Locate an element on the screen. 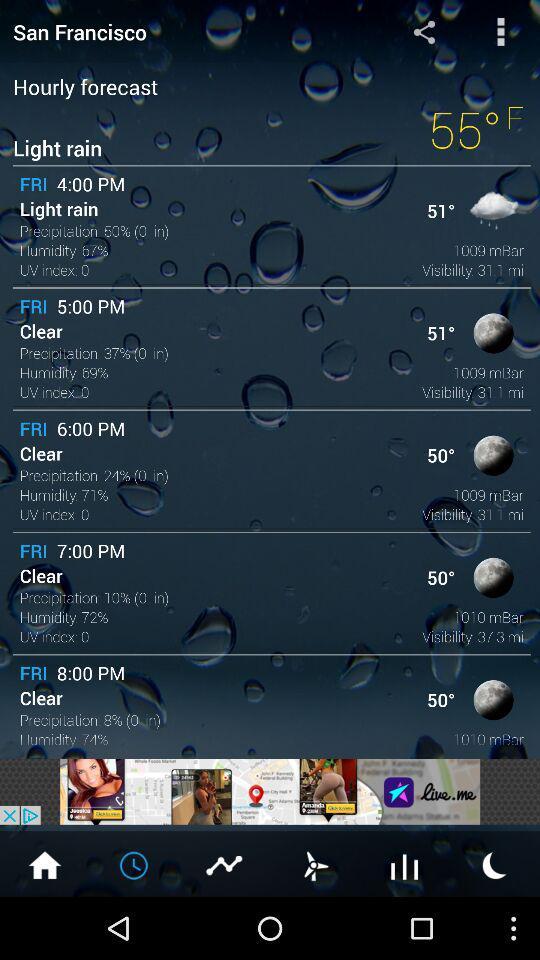  the weather icon is located at coordinates (494, 925).